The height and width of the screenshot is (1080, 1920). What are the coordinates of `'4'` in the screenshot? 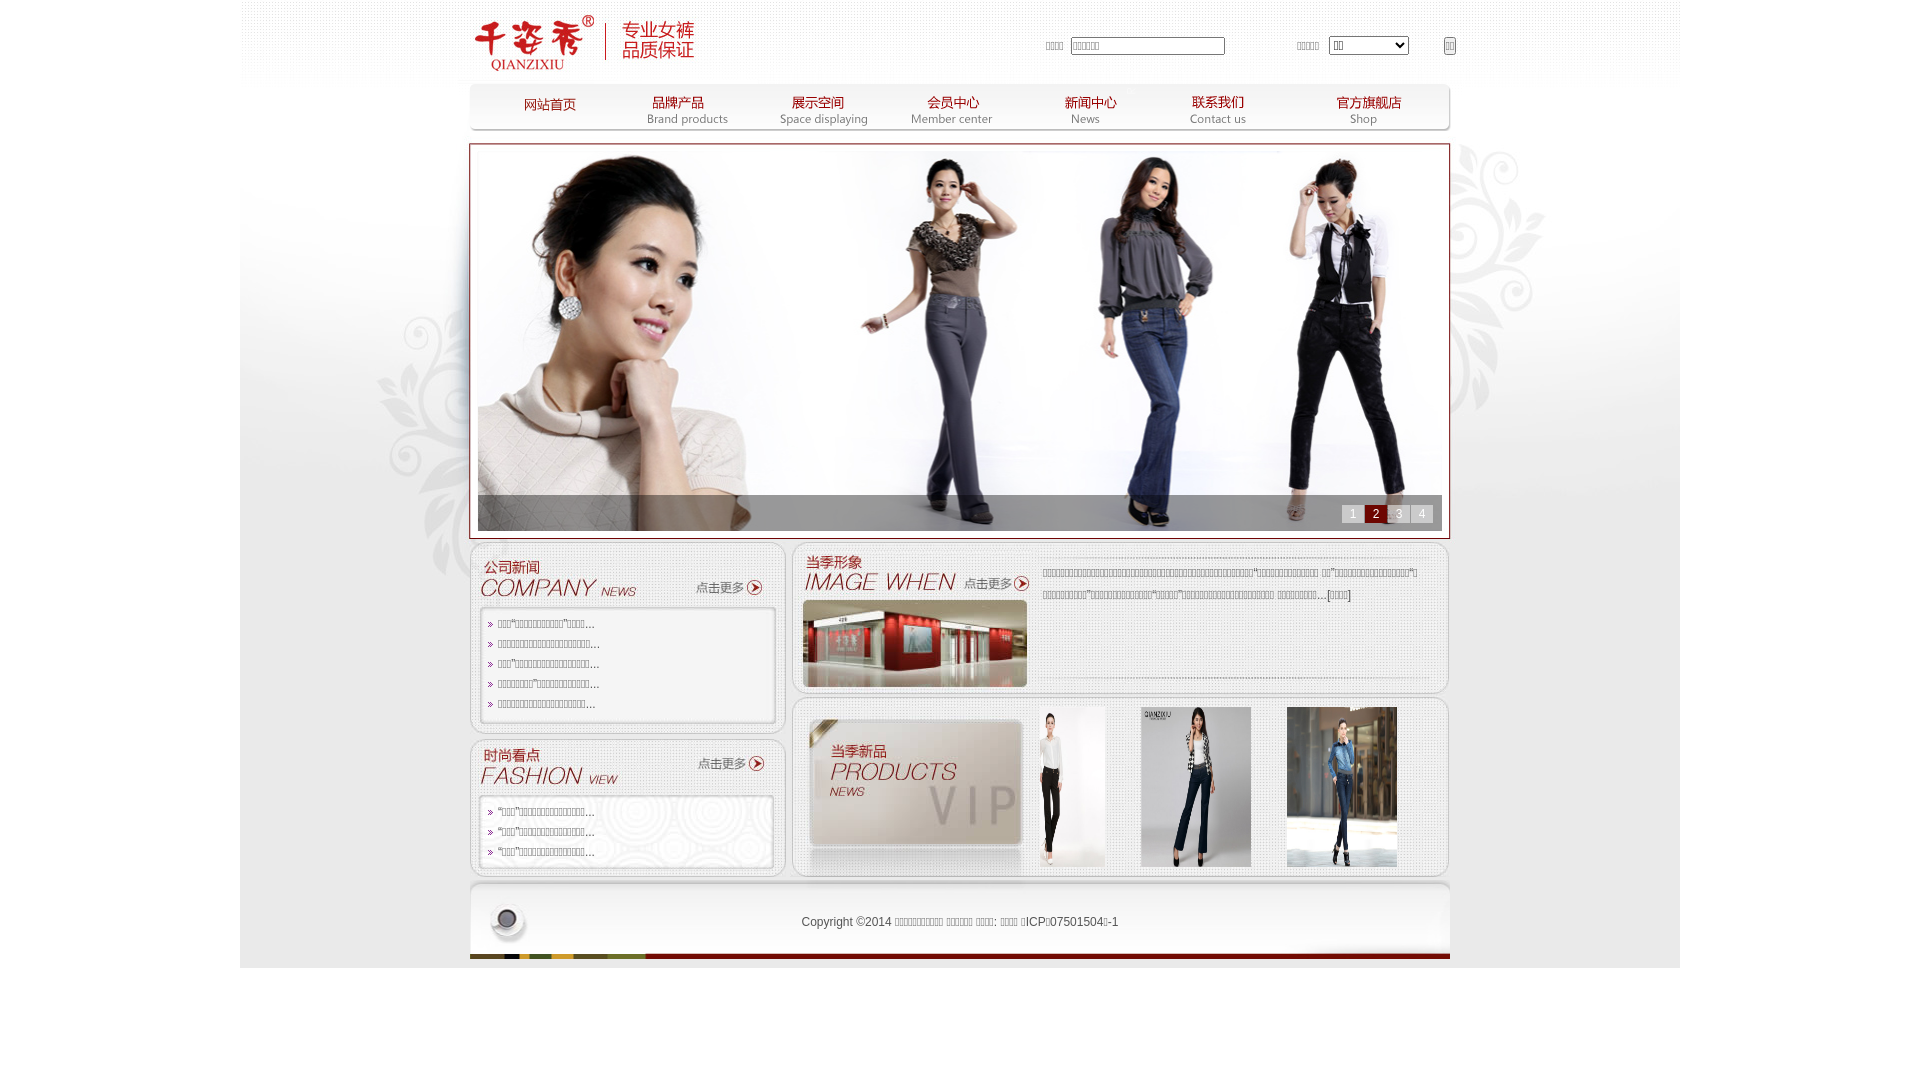 It's located at (1420, 512).